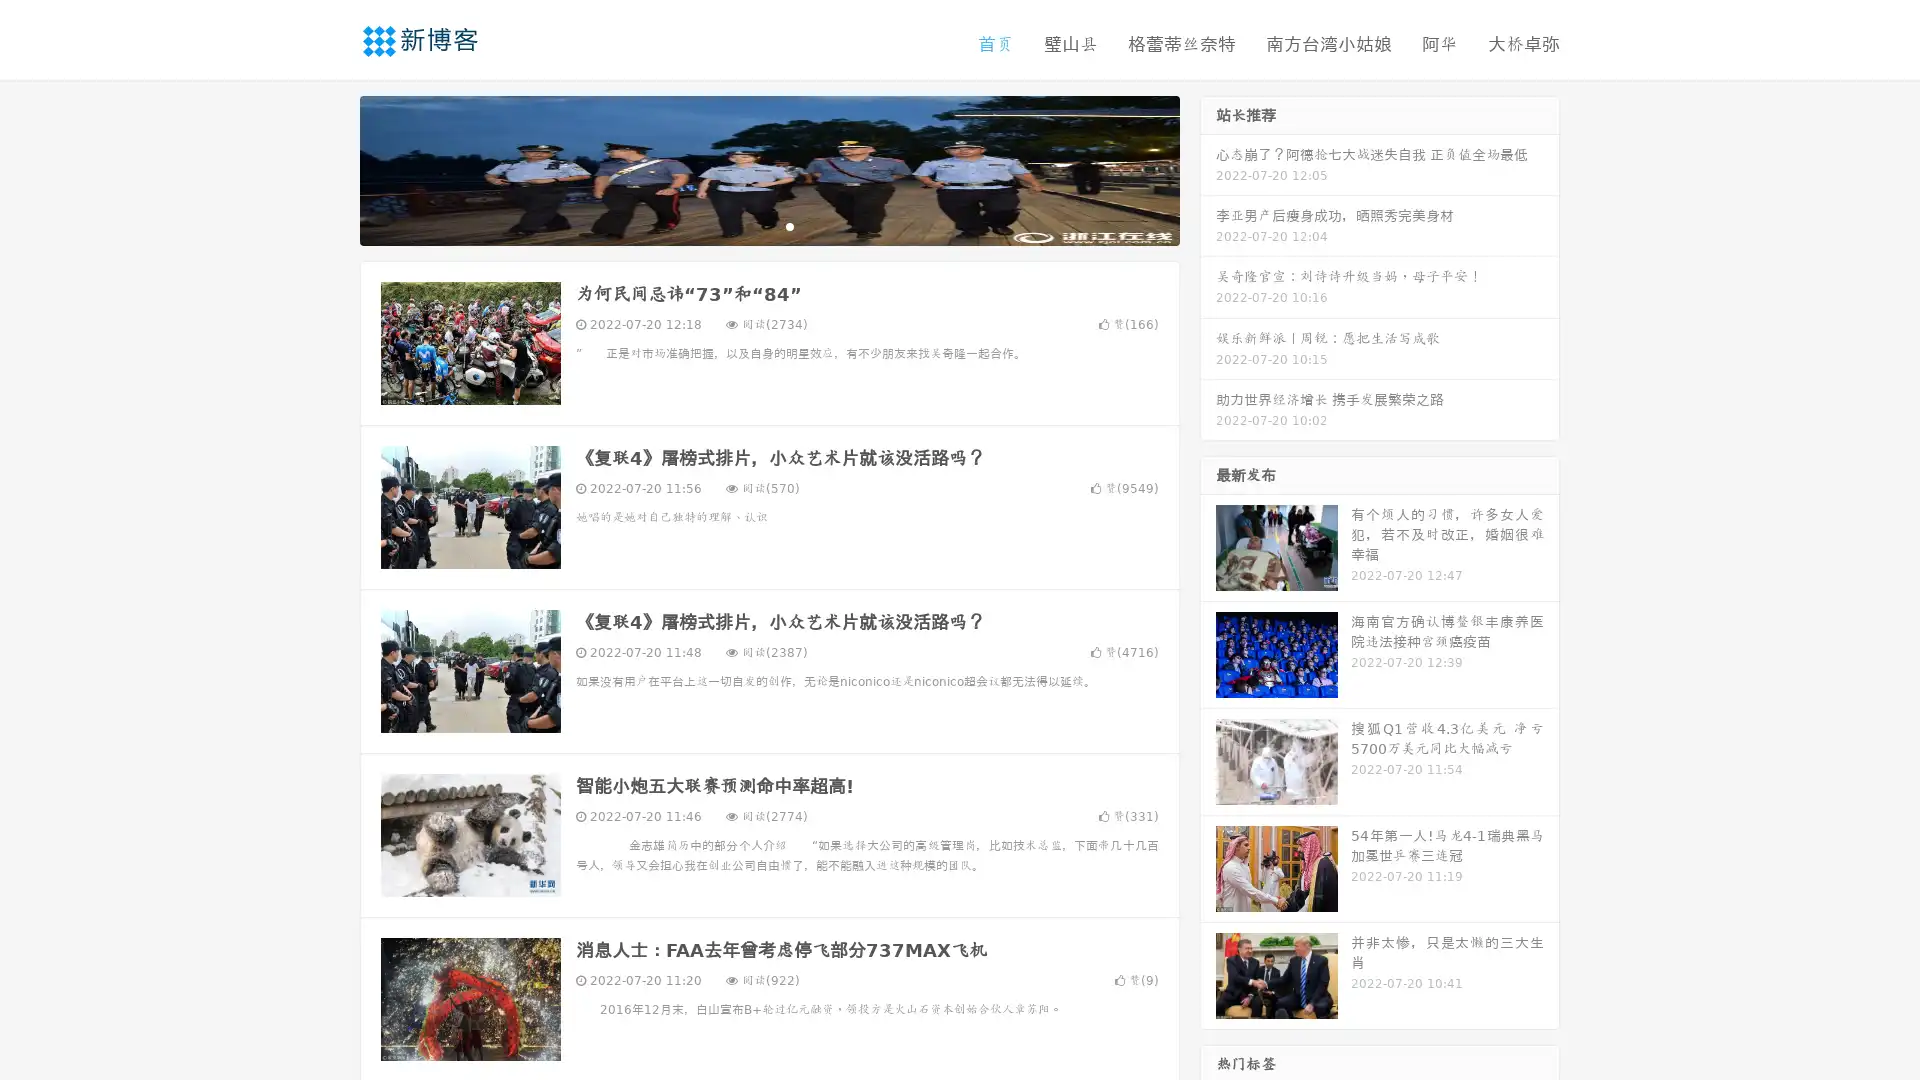 The width and height of the screenshot is (1920, 1080). What do you see at coordinates (768, 225) in the screenshot?
I see `Go to slide 2` at bounding box center [768, 225].